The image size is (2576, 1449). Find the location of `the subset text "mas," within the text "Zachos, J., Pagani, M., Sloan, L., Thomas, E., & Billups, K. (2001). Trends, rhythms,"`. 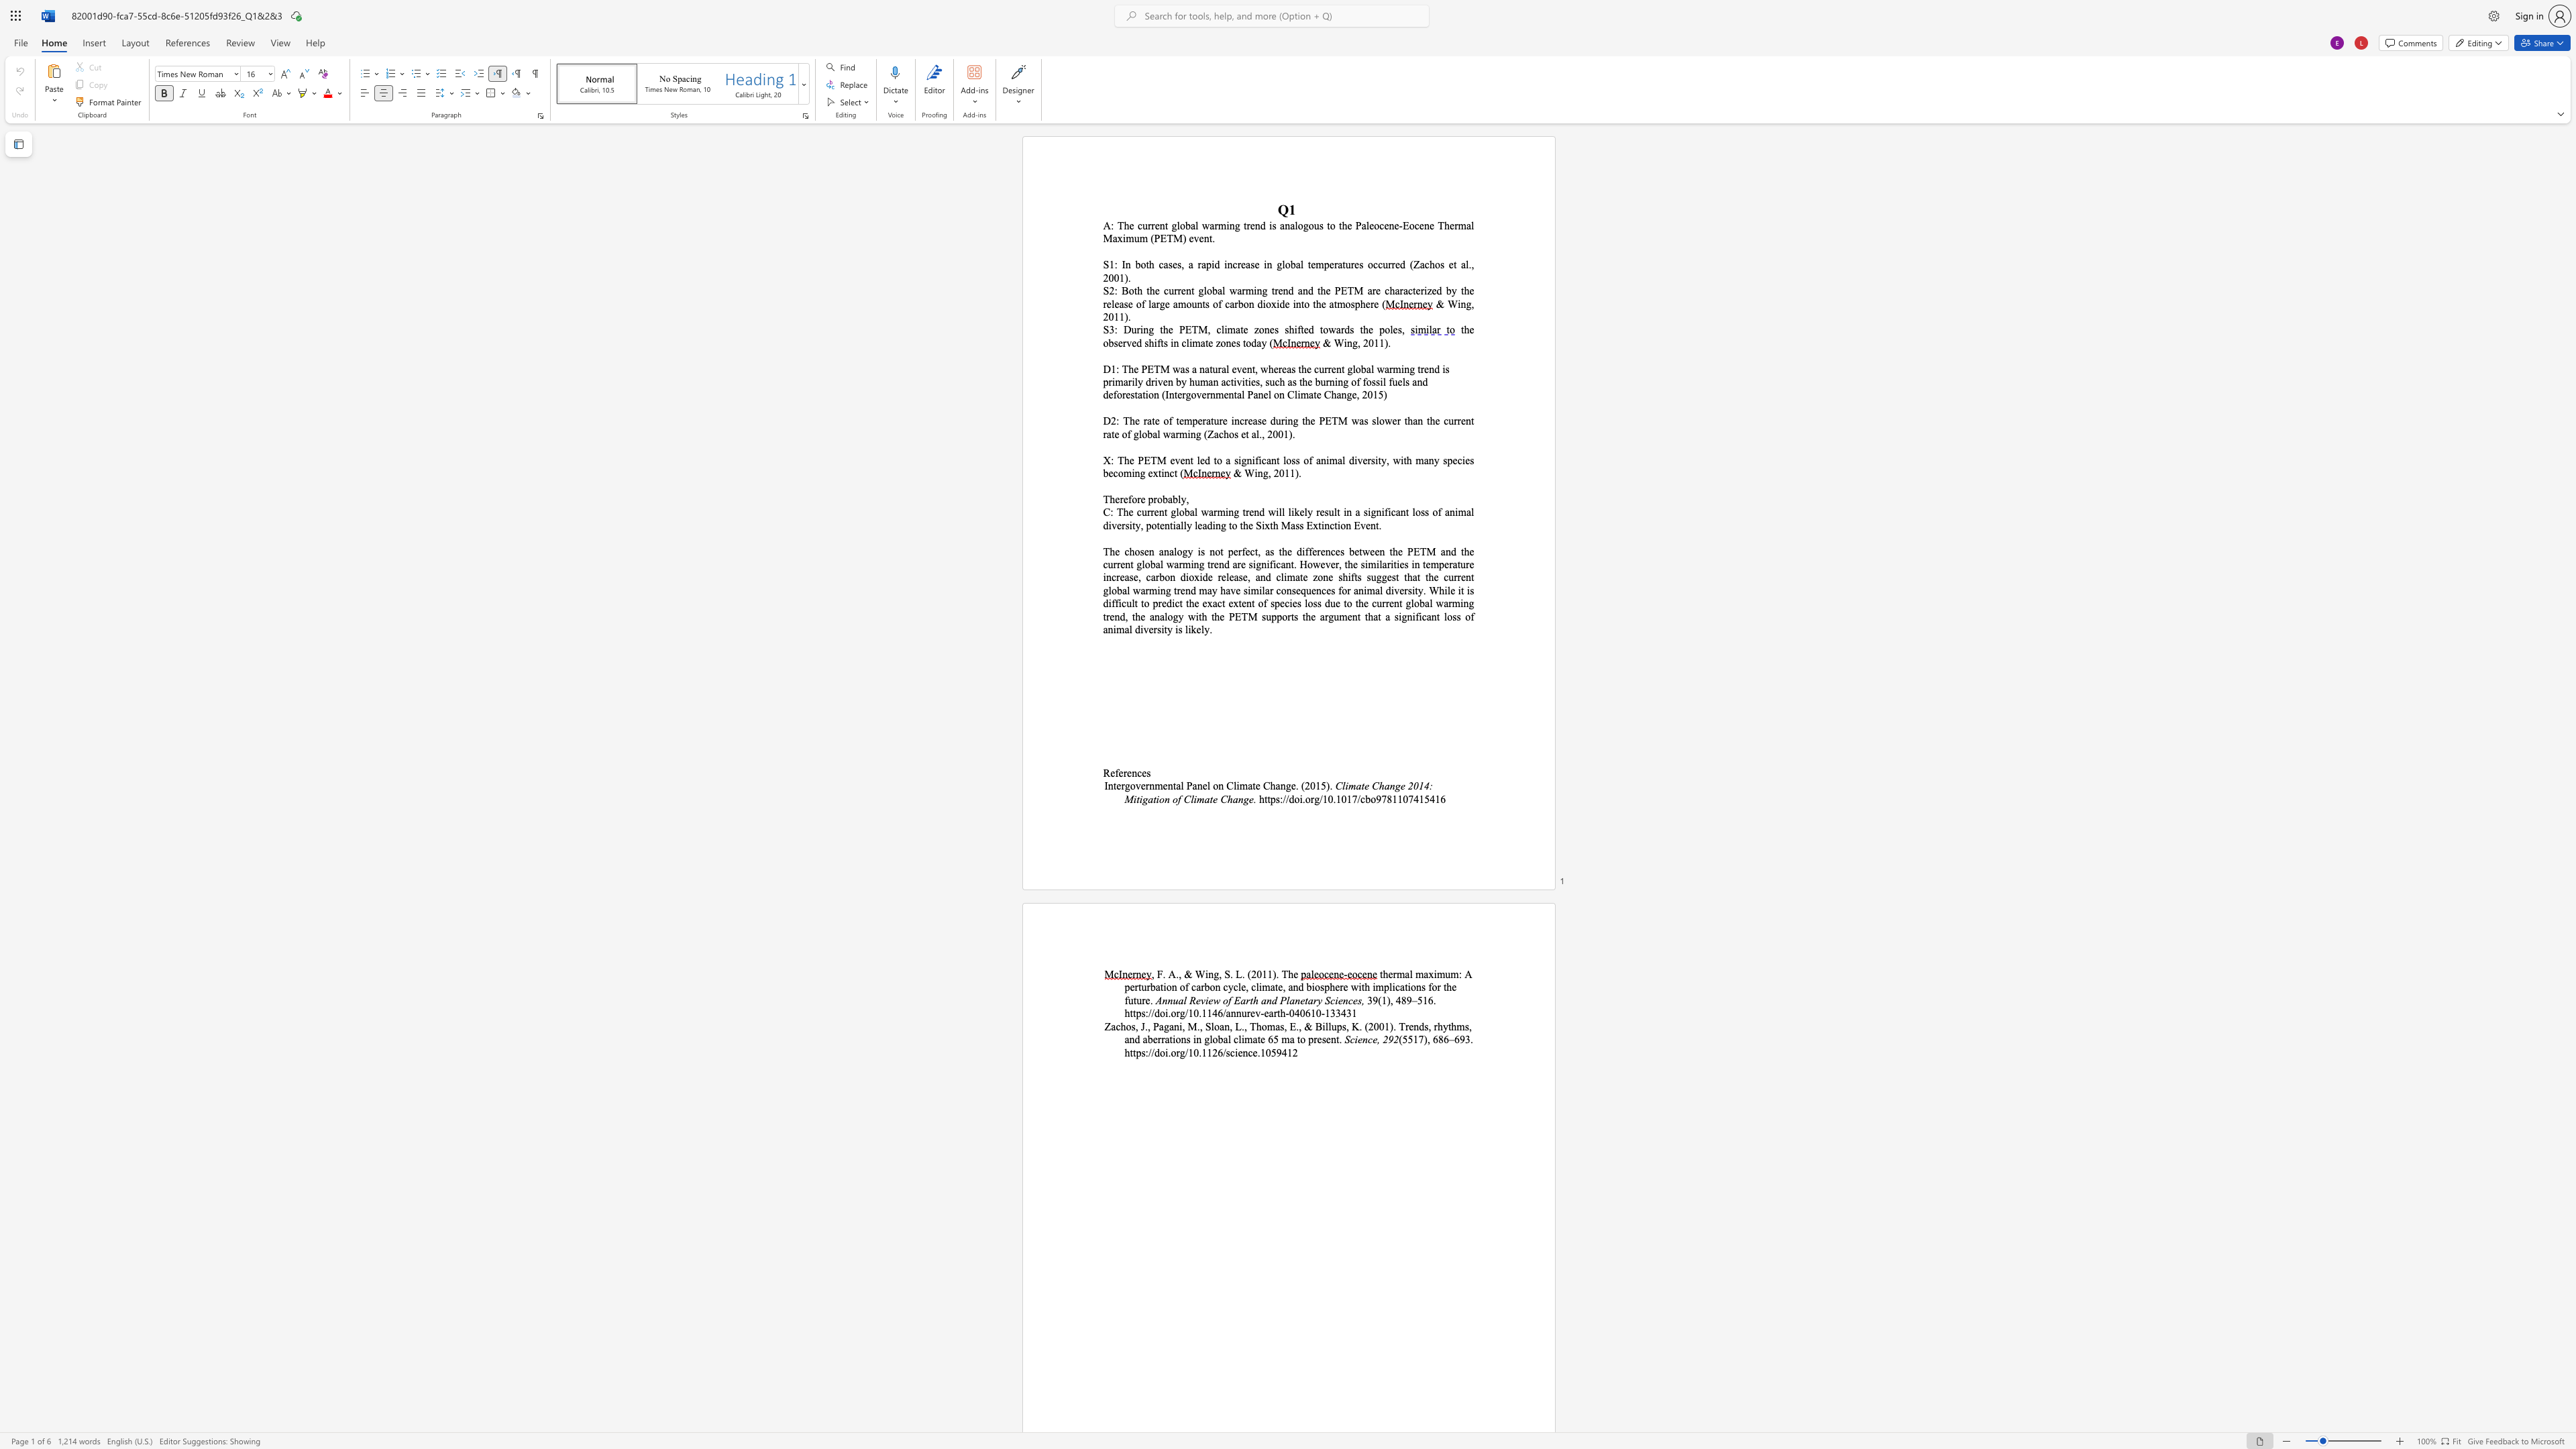

the subset text "mas," within the text "Zachos, J., Pagani, M., Sloan, L., Thomas, E., & Billups, K. (2001). Trends, rhythms," is located at coordinates (1265, 1026).